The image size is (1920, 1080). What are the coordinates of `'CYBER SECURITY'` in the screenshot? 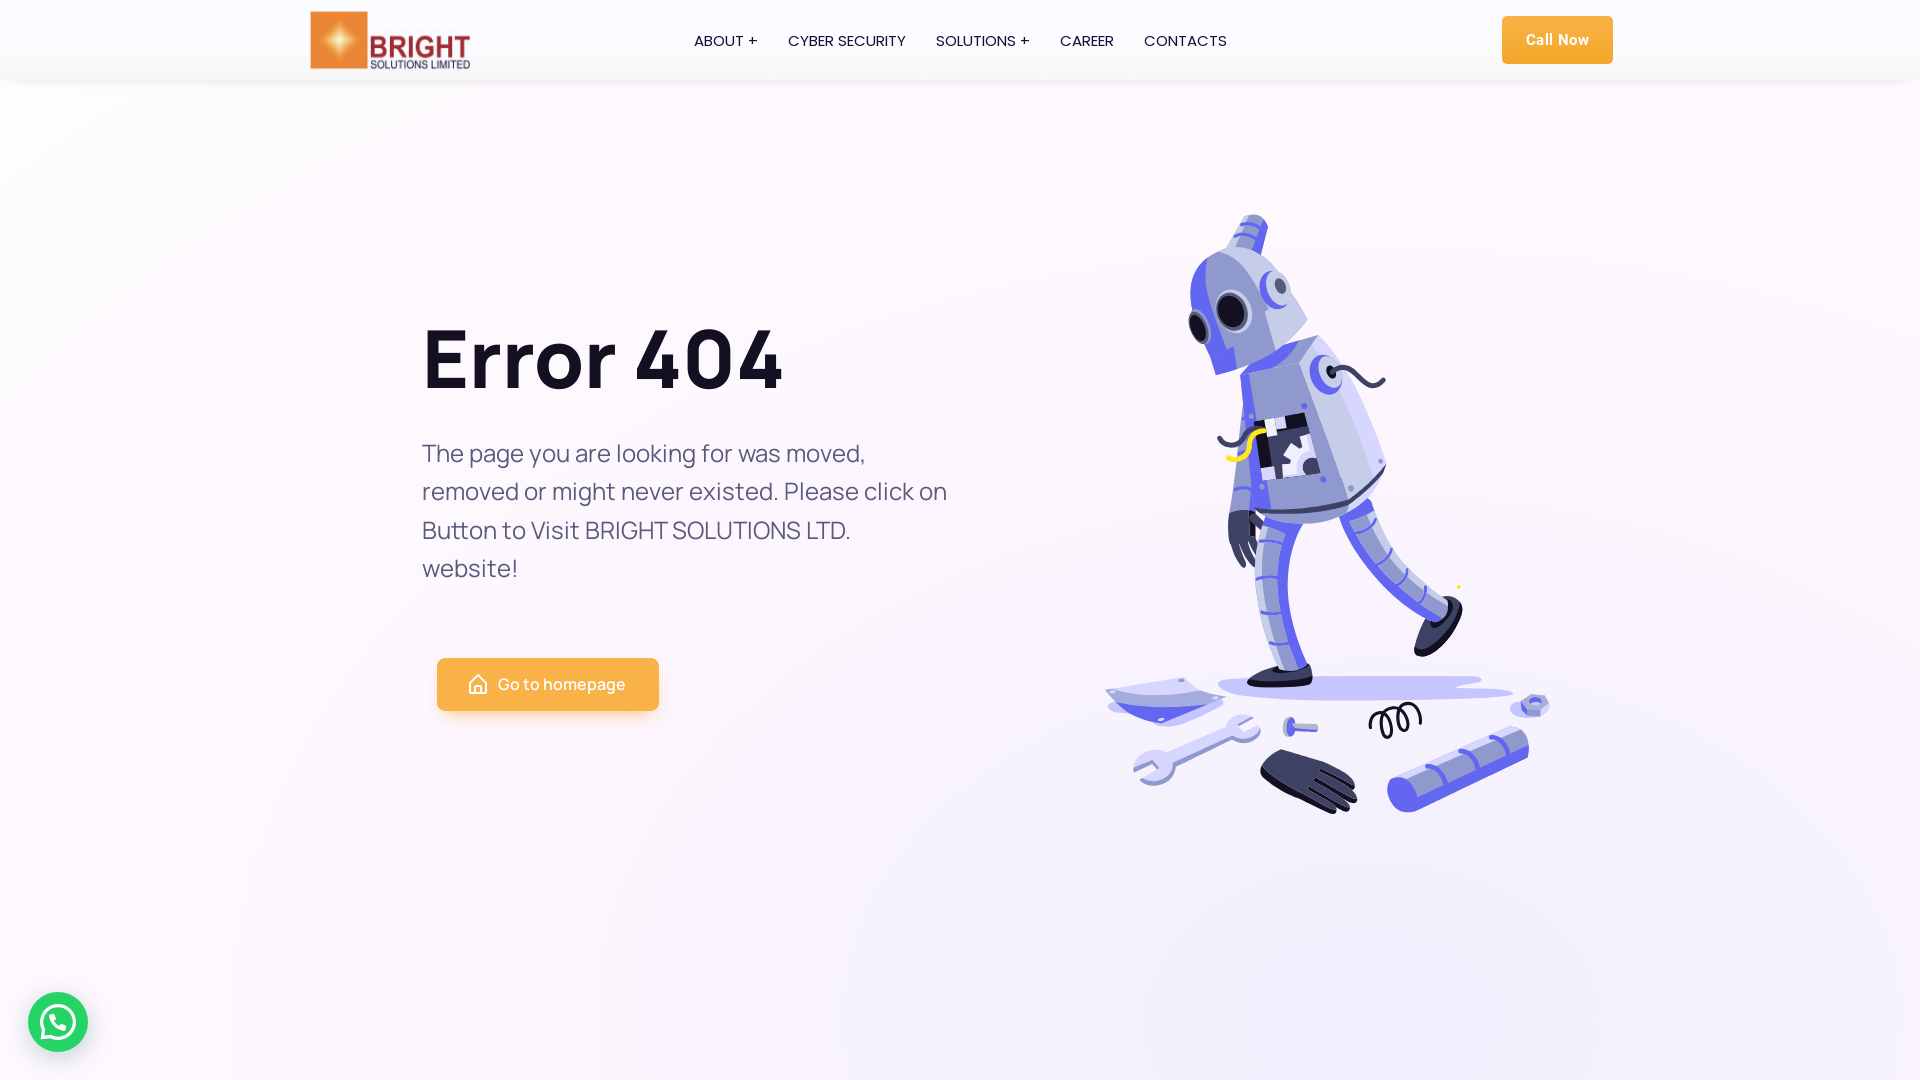 It's located at (771, 39).